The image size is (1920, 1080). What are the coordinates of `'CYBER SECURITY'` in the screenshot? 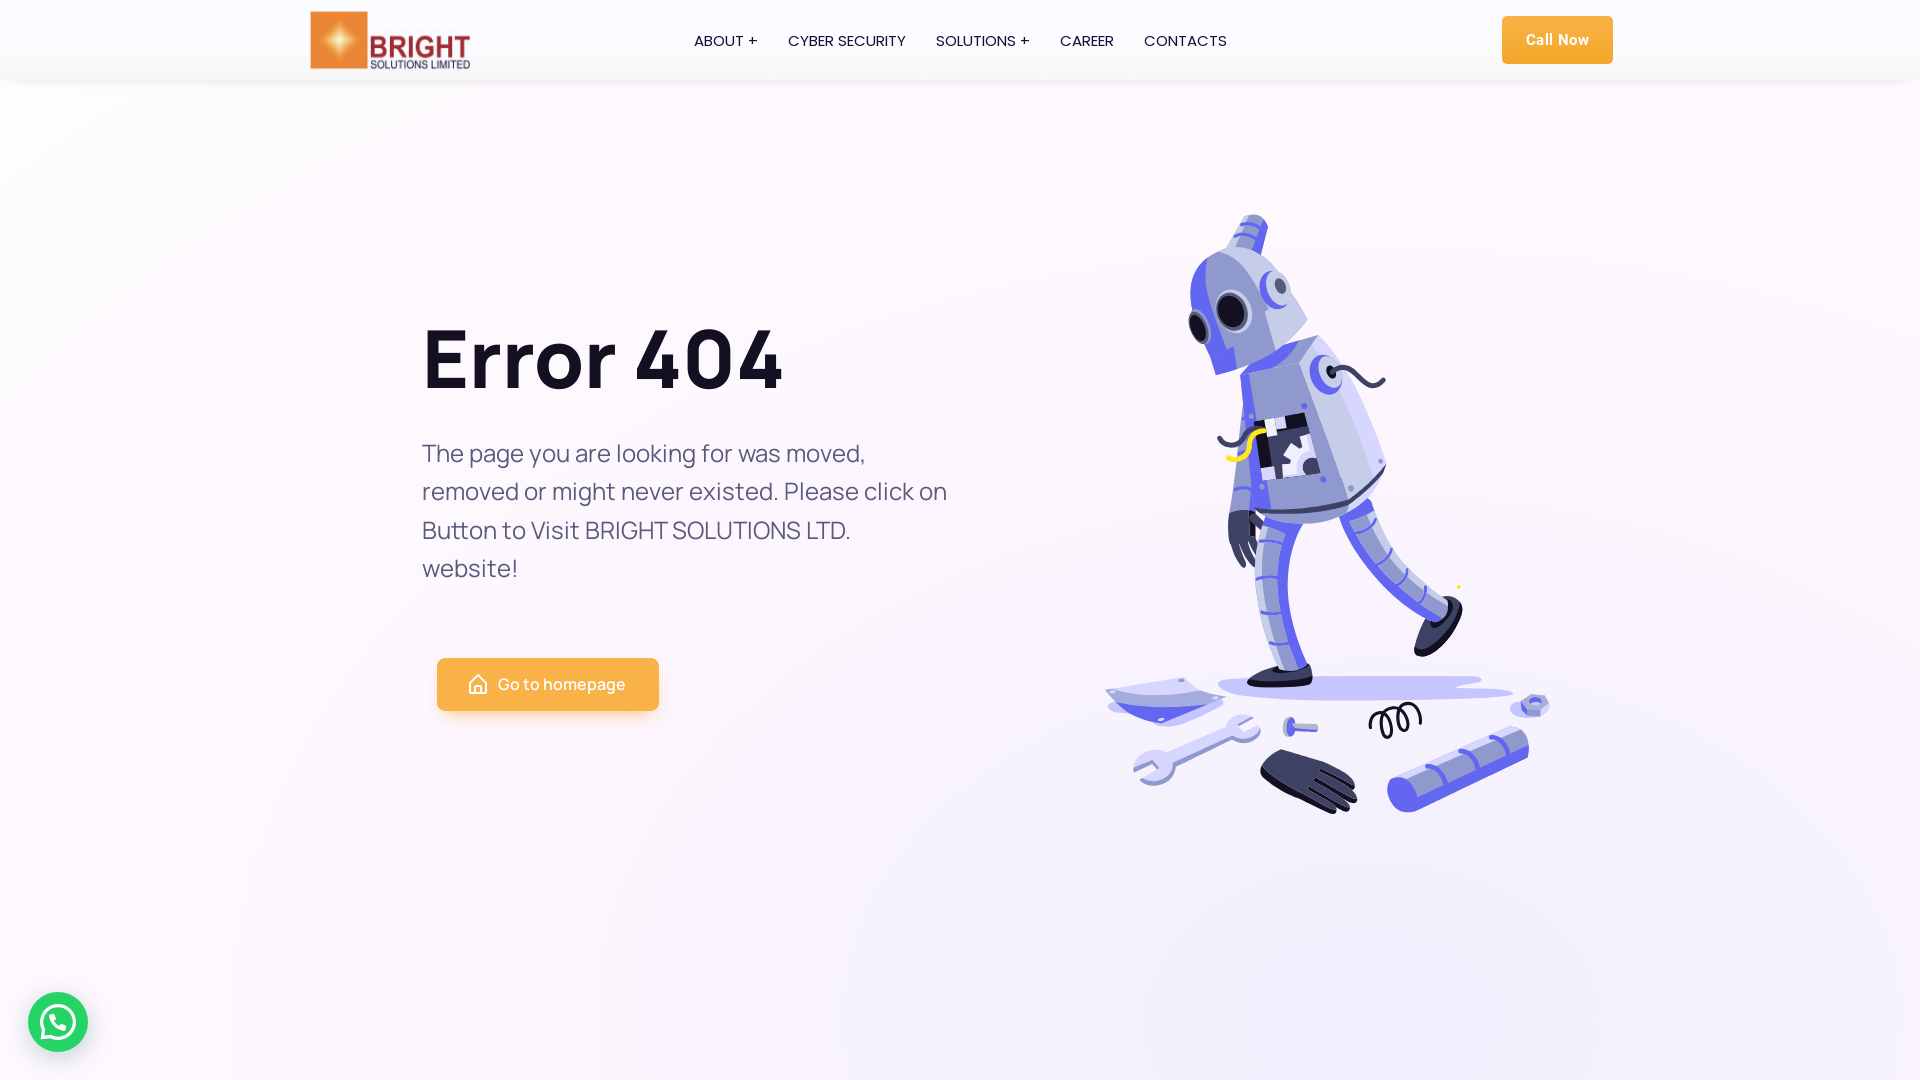 It's located at (771, 39).